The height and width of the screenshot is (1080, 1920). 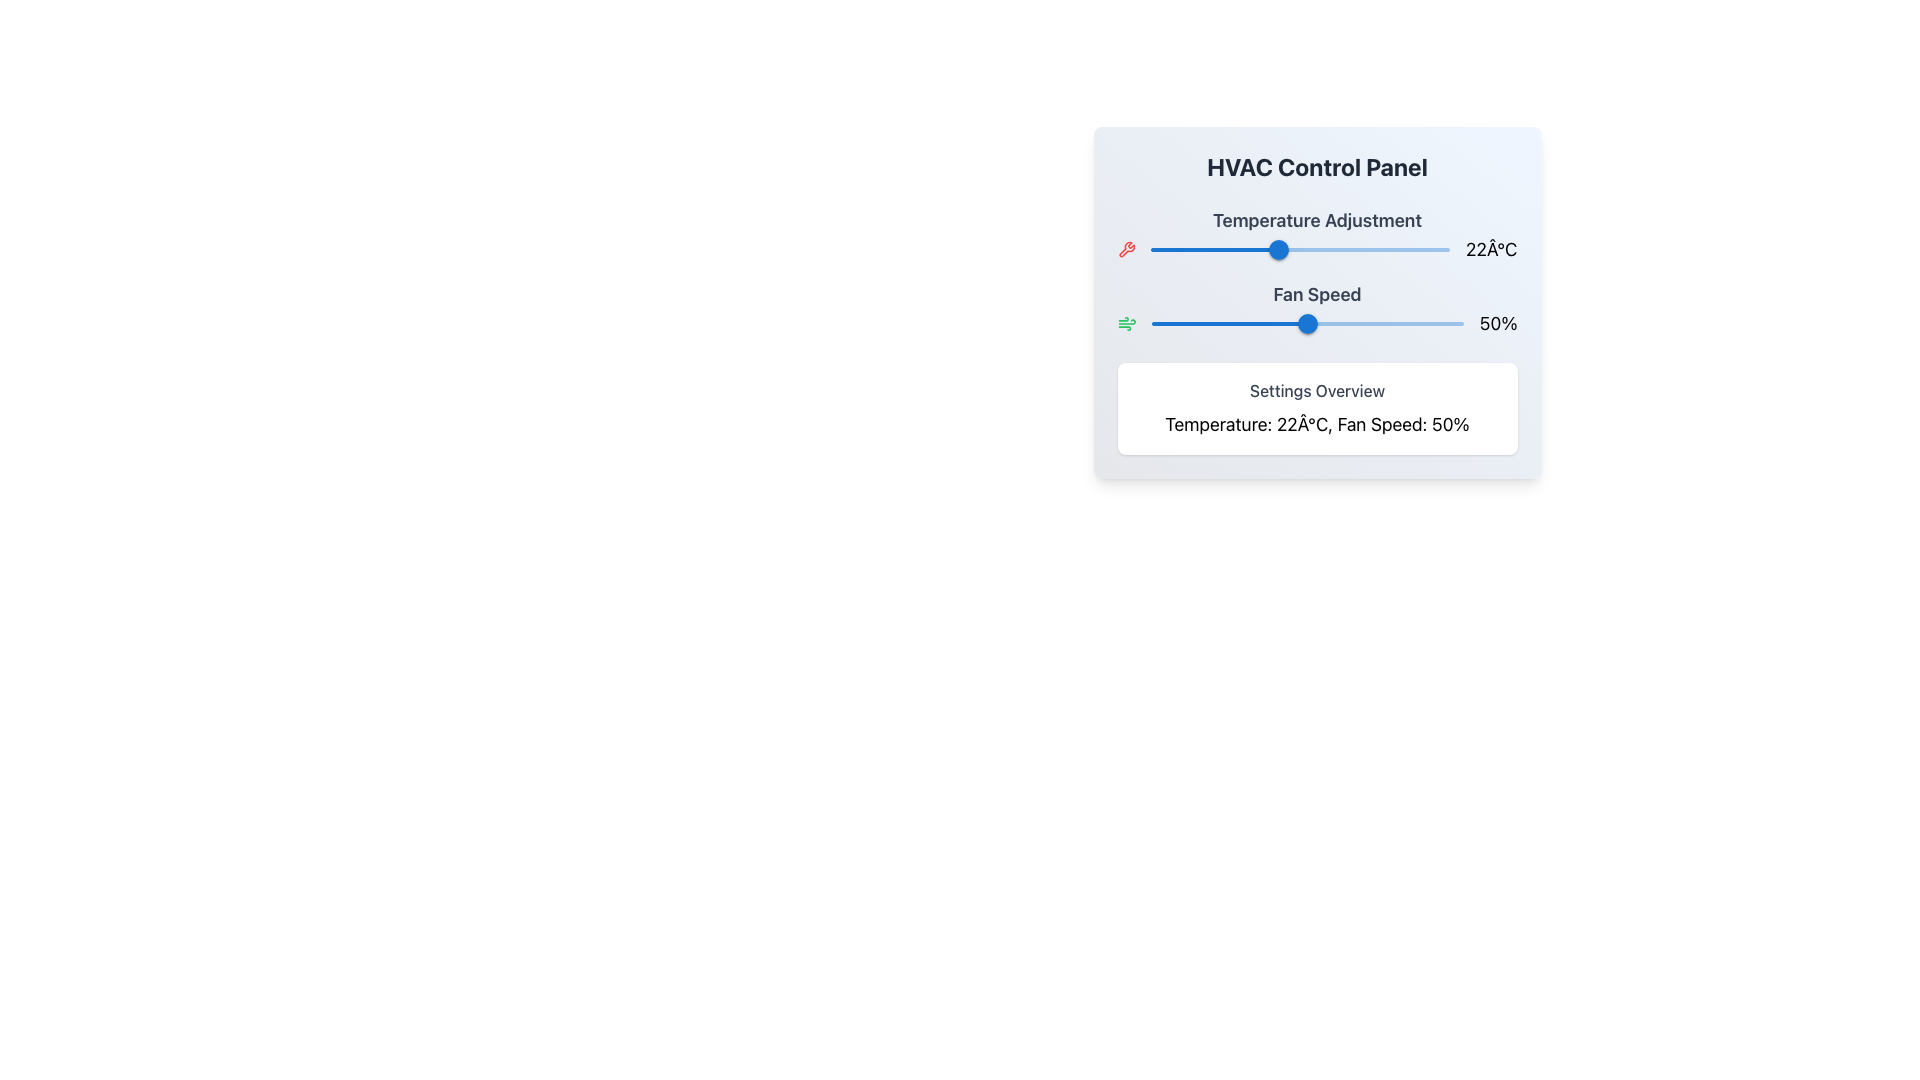 What do you see at coordinates (1126, 249) in the screenshot?
I see `the wrench icon located on the far left side of the configuration settings for HVAC adjustments` at bounding box center [1126, 249].